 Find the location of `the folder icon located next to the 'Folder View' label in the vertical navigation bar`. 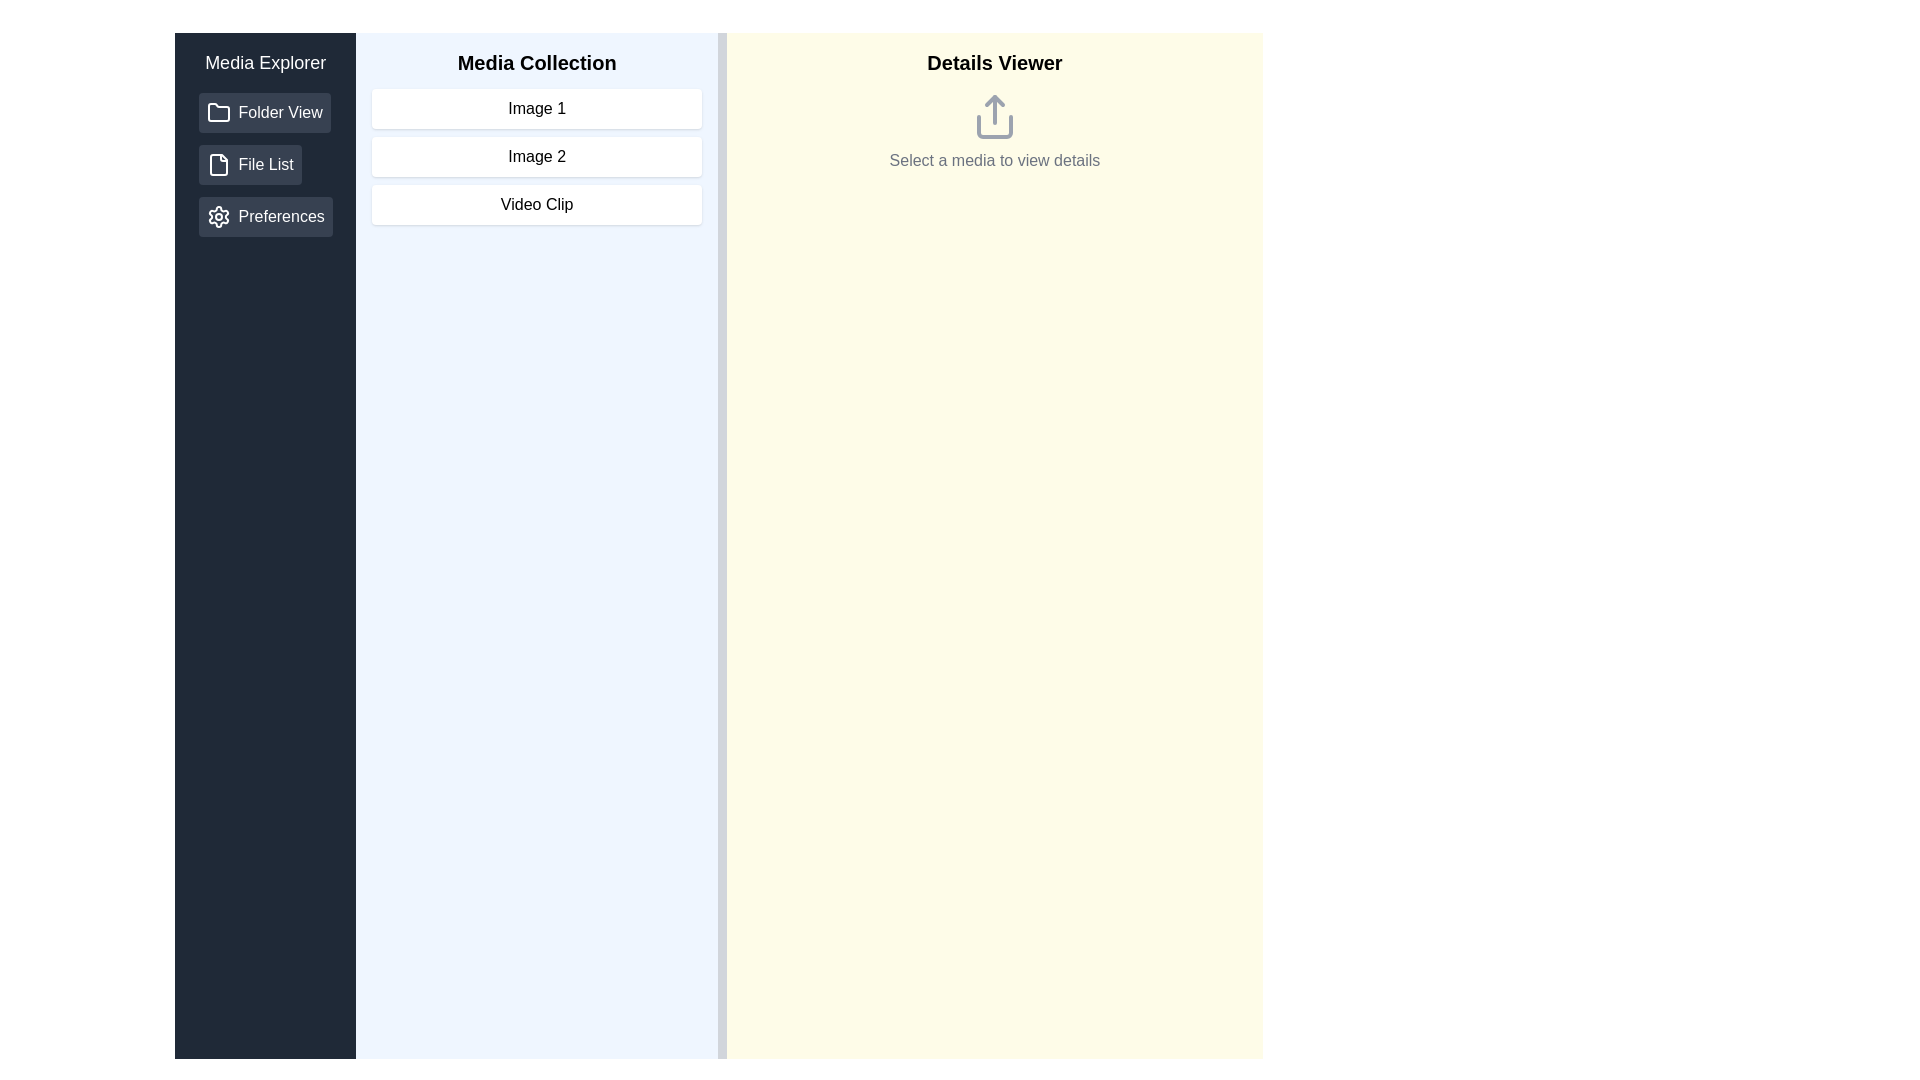

the folder icon located next to the 'Folder View' label in the vertical navigation bar is located at coordinates (218, 112).